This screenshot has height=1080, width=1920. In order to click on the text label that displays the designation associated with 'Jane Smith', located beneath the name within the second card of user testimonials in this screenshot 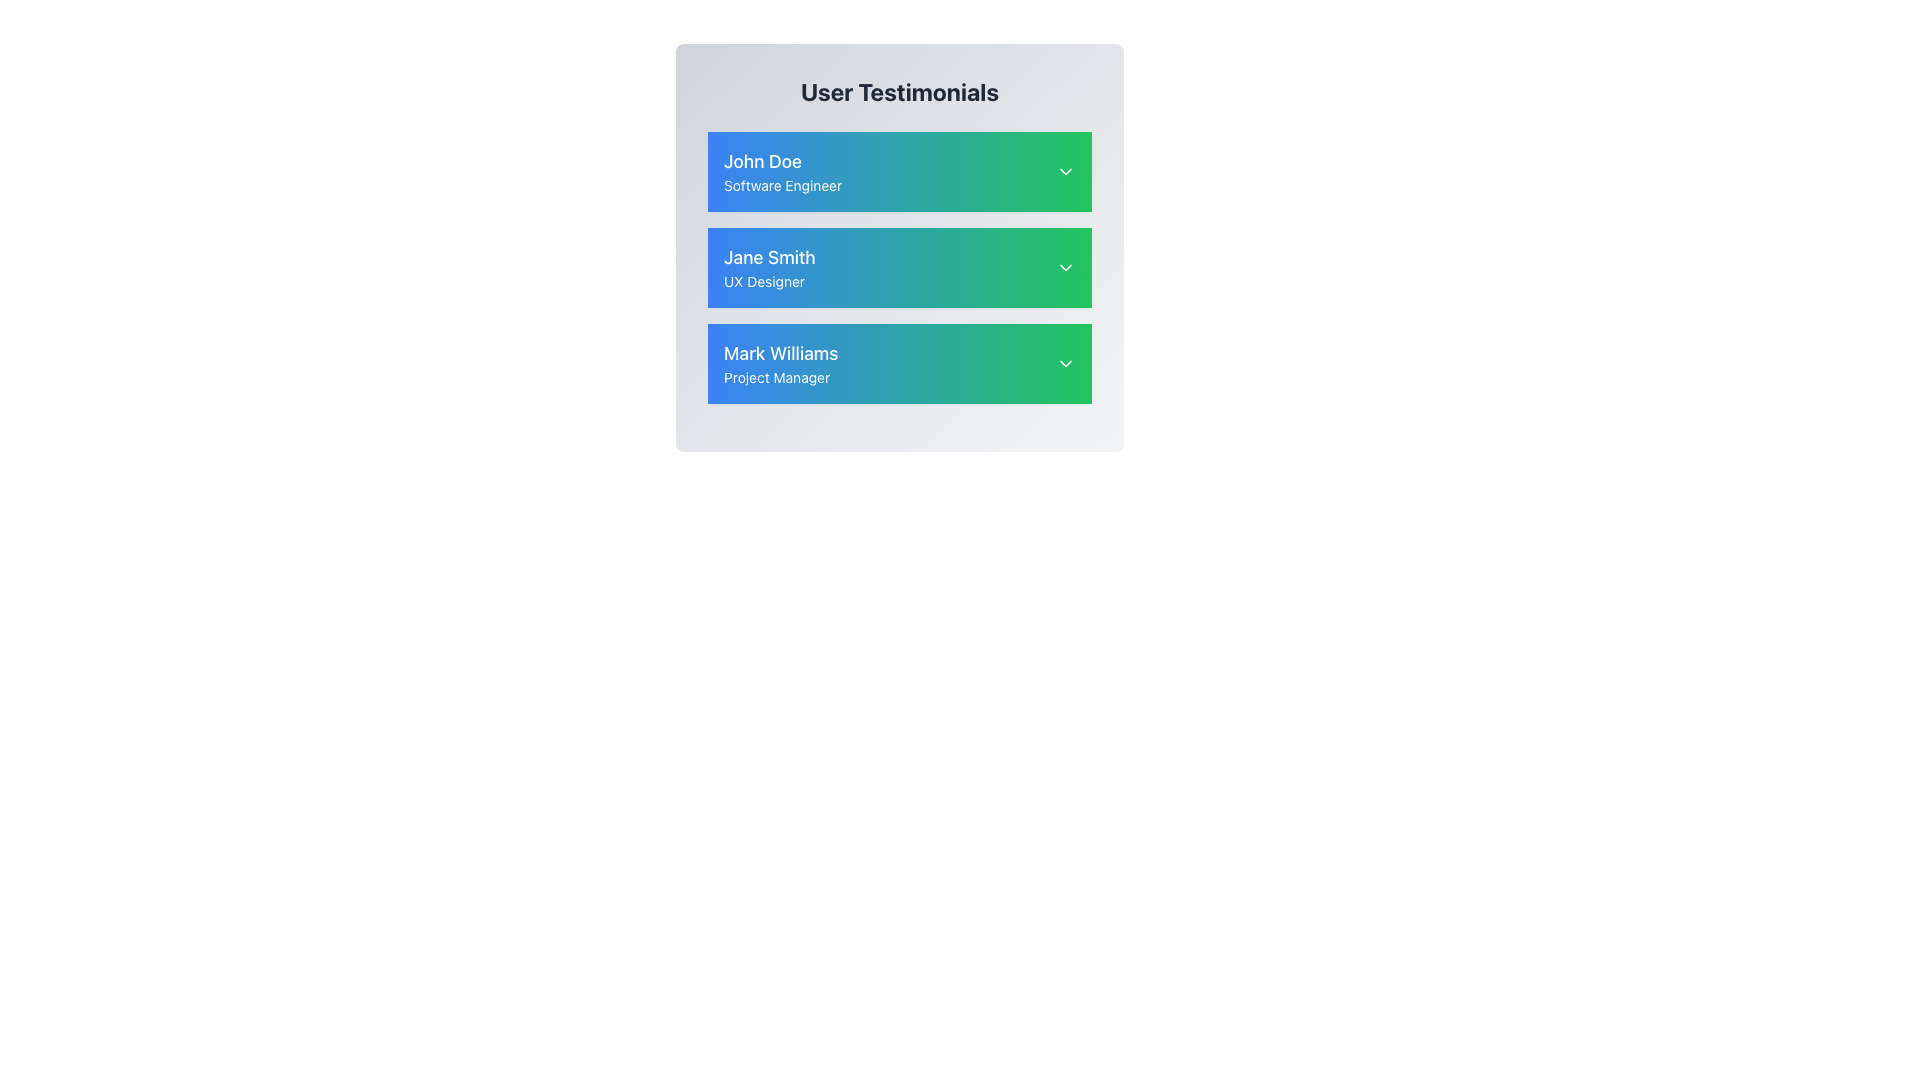, I will do `click(768, 281)`.